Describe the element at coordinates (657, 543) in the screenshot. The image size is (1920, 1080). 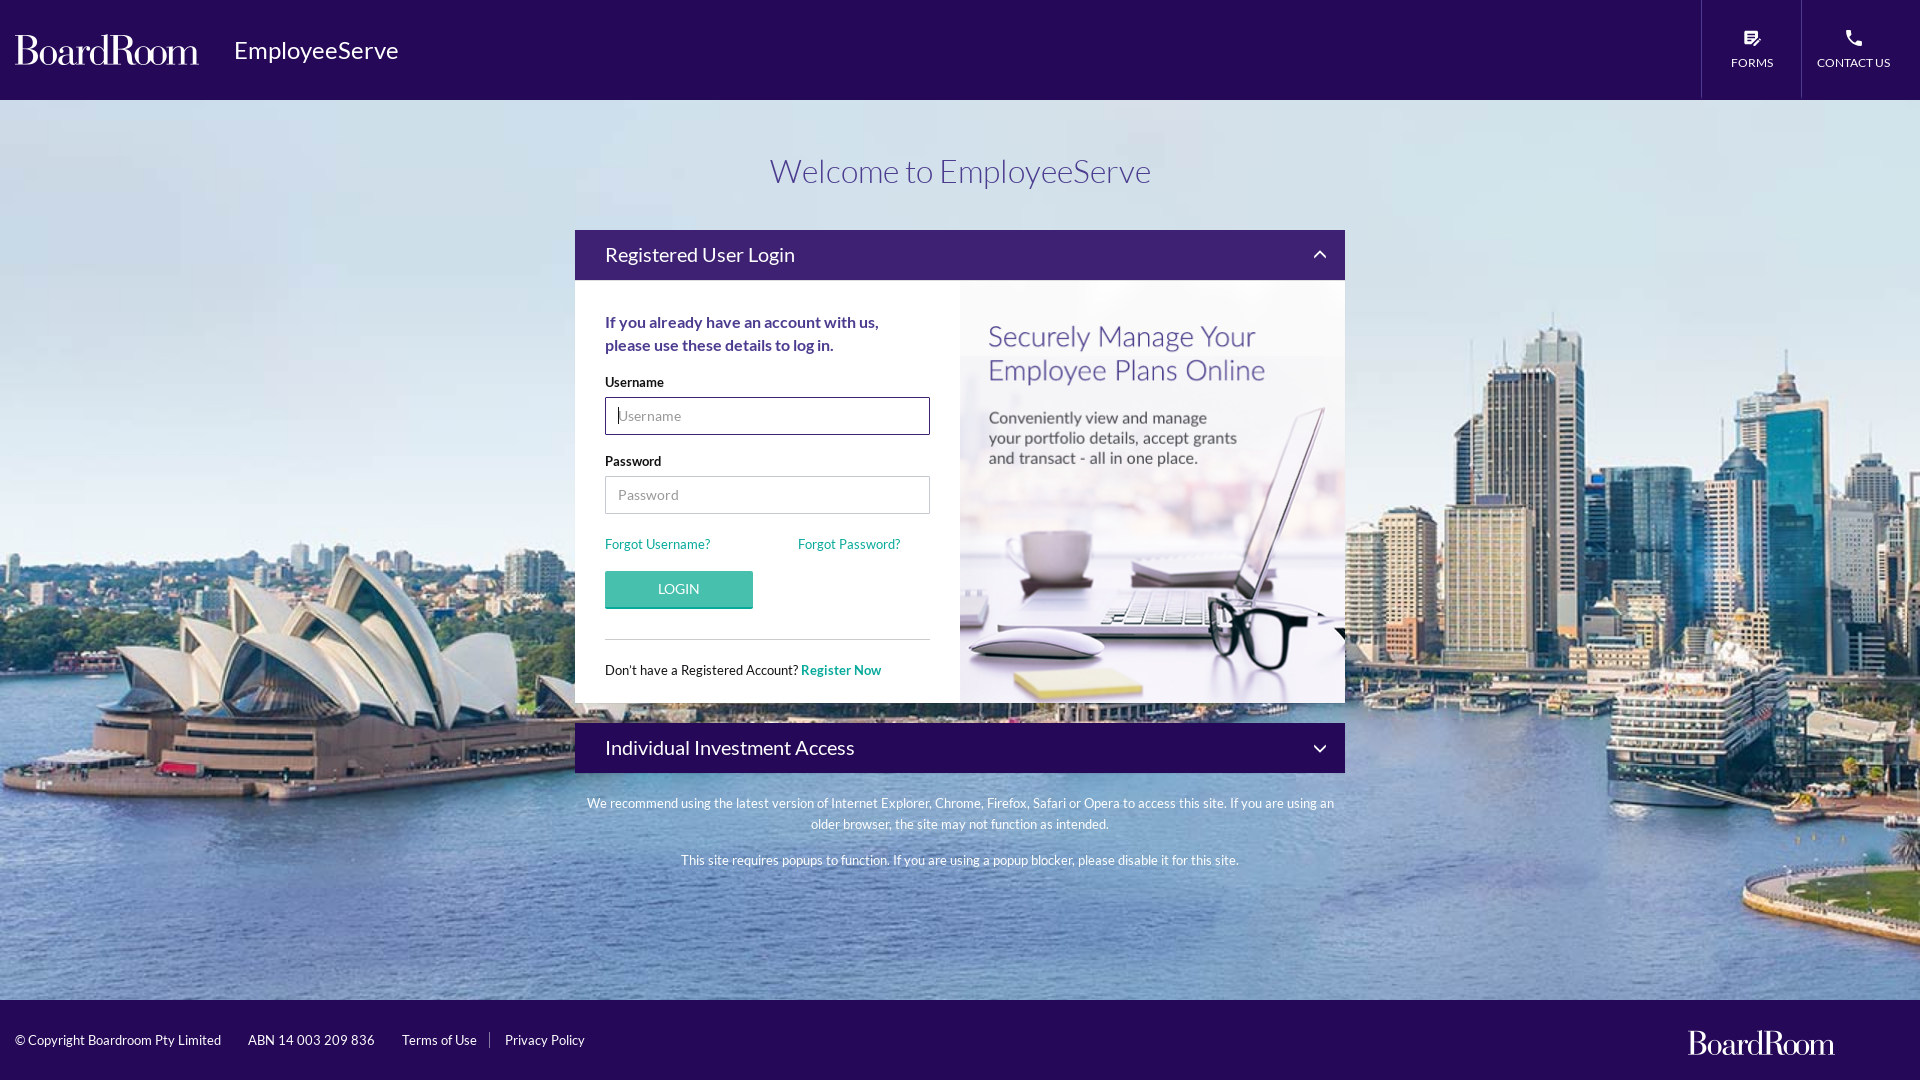
I see `'Forgot Username?'` at that location.